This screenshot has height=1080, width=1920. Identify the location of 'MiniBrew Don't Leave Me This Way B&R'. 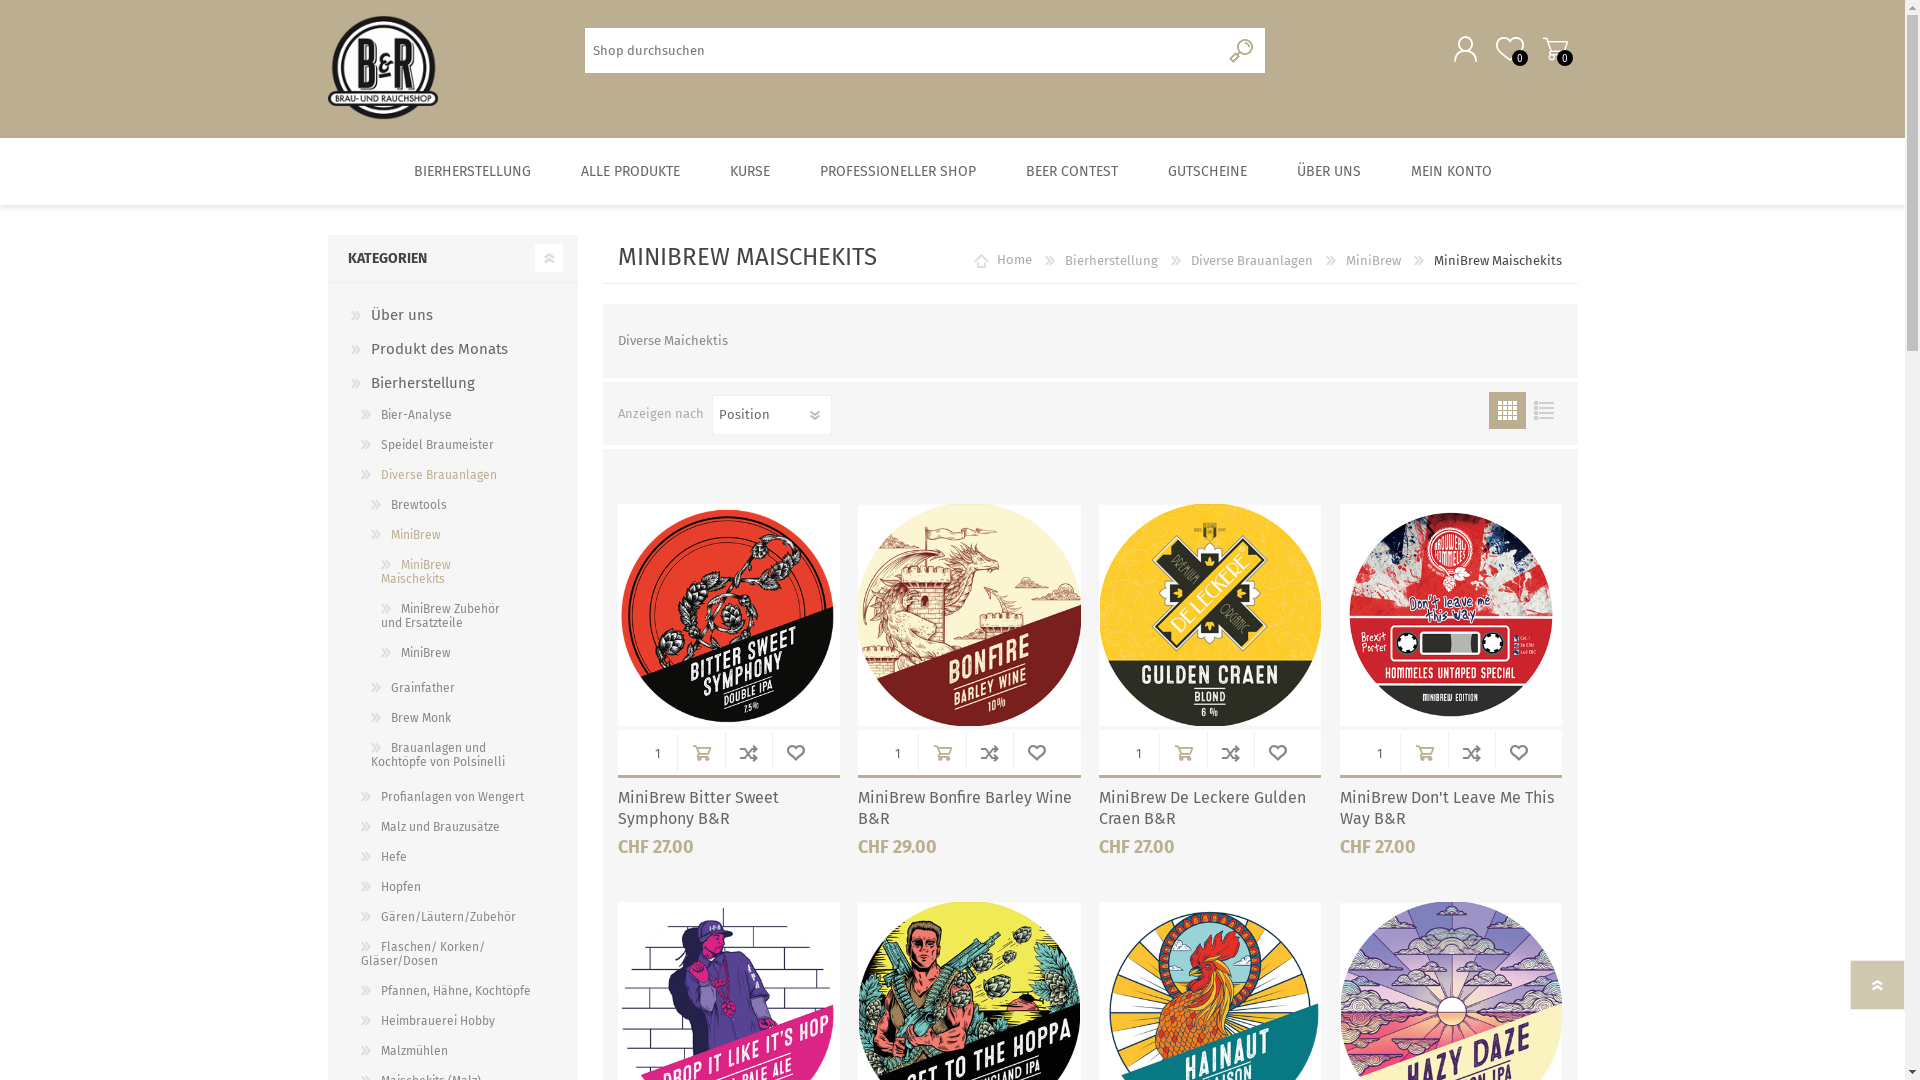
(1450, 808).